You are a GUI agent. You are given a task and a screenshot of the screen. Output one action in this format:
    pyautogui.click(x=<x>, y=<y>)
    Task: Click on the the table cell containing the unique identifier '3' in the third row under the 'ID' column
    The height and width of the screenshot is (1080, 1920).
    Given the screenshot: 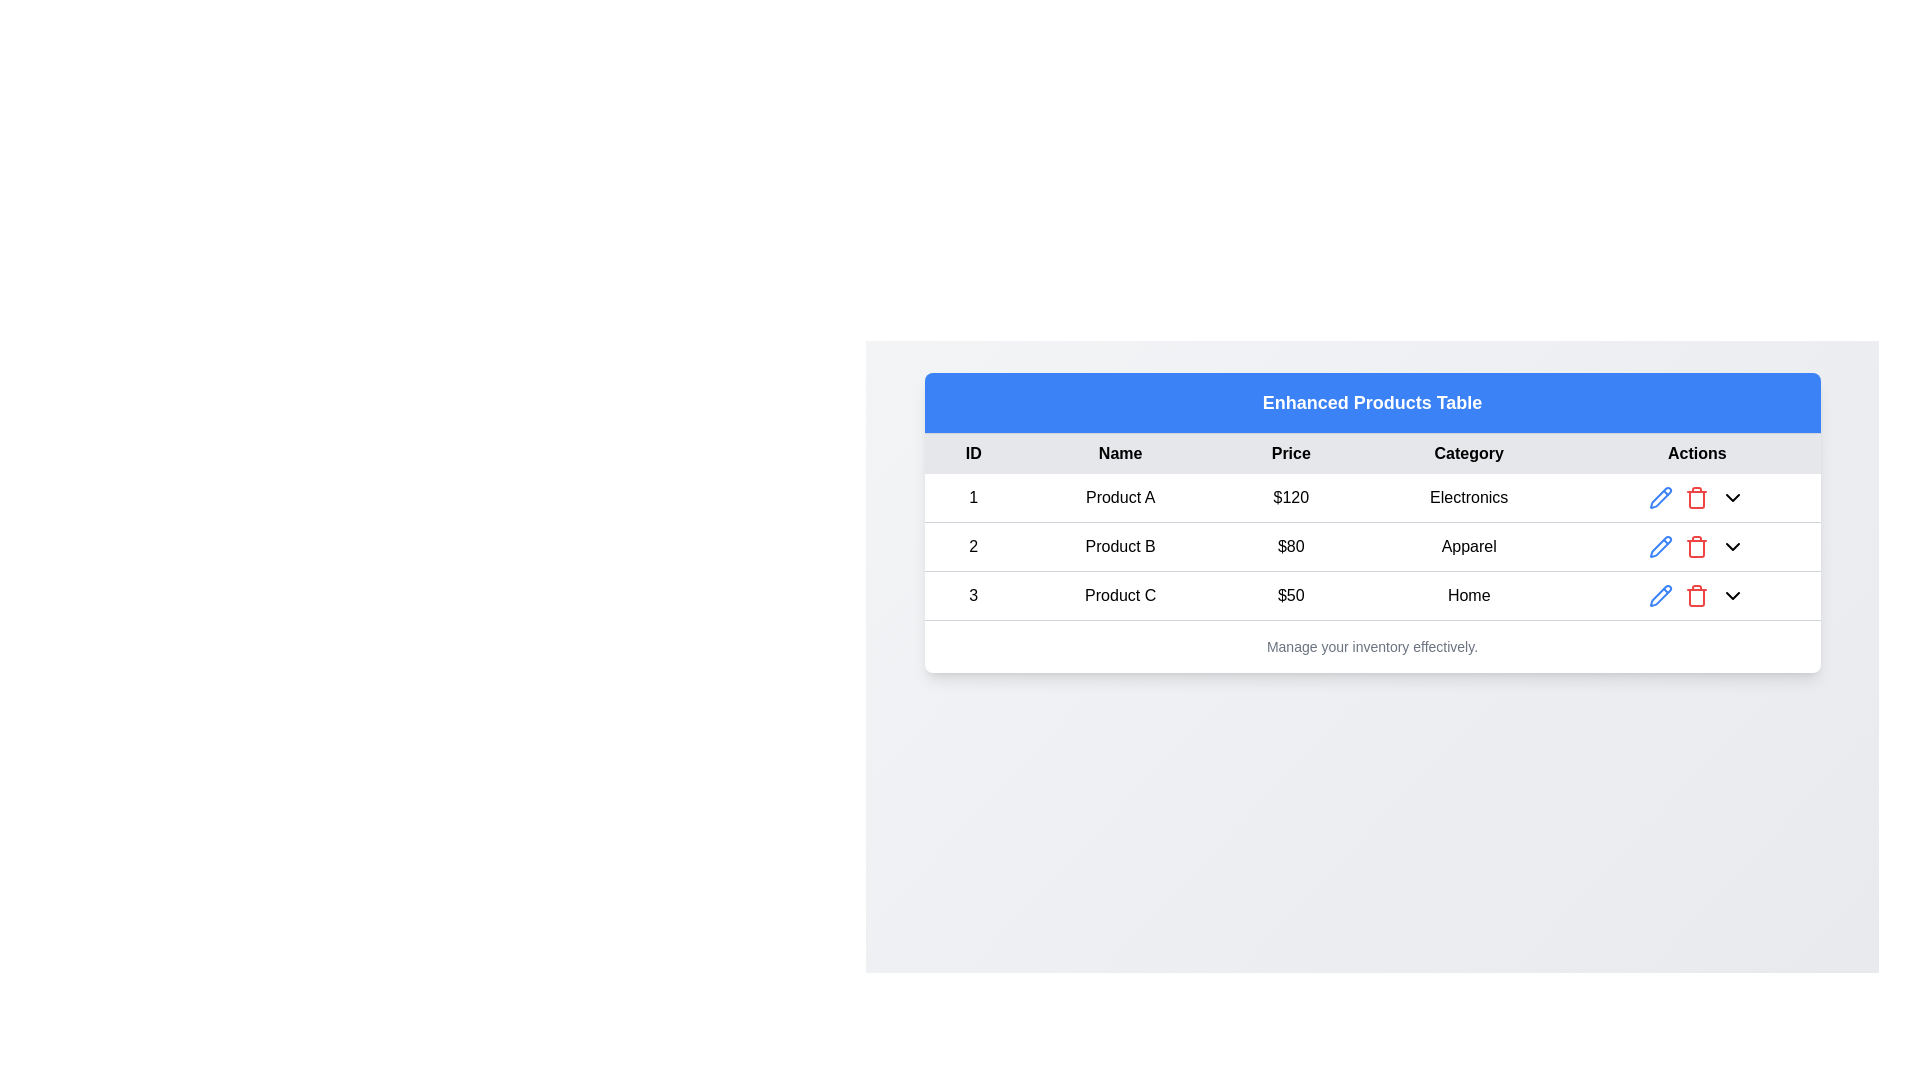 What is the action you would take?
    pyautogui.click(x=973, y=595)
    